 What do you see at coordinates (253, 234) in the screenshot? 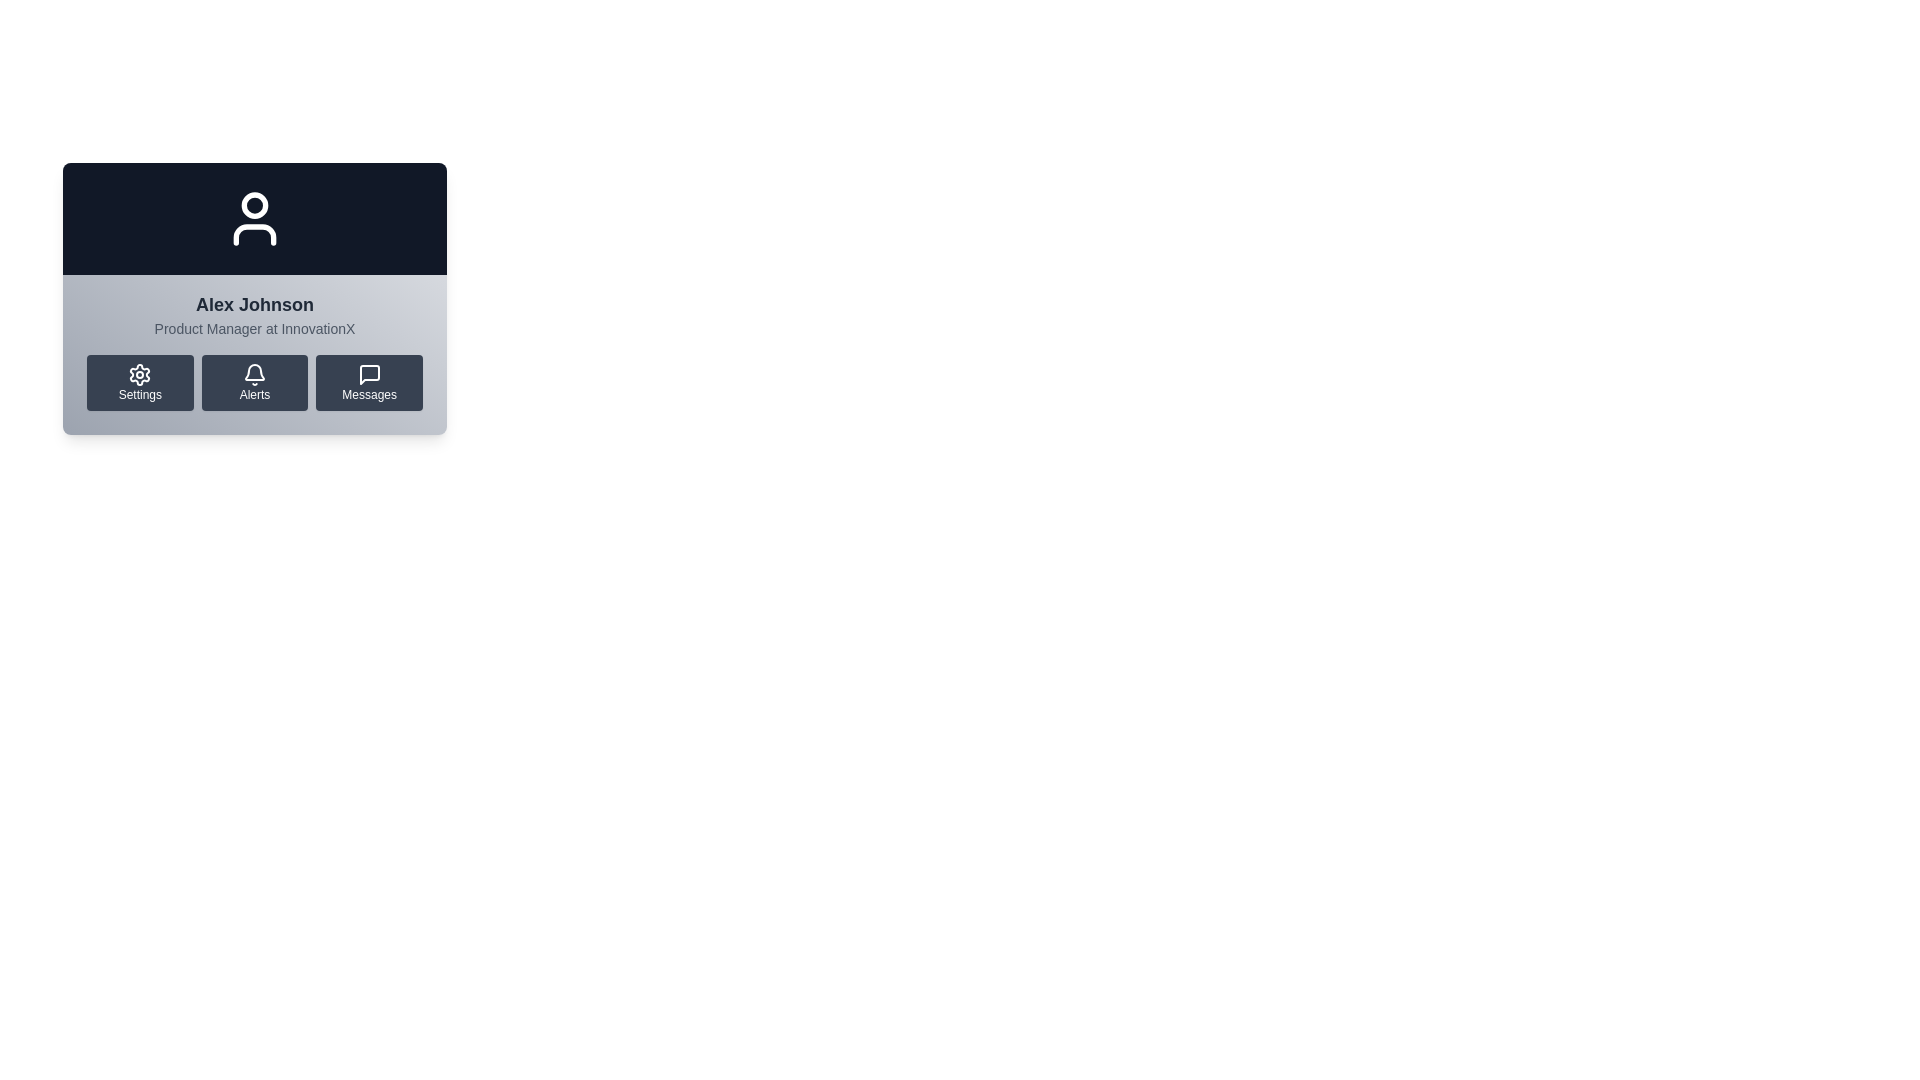
I see `the lower half of the user profile outline within the user profile icon located in the upper half of the interface card` at bounding box center [253, 234].